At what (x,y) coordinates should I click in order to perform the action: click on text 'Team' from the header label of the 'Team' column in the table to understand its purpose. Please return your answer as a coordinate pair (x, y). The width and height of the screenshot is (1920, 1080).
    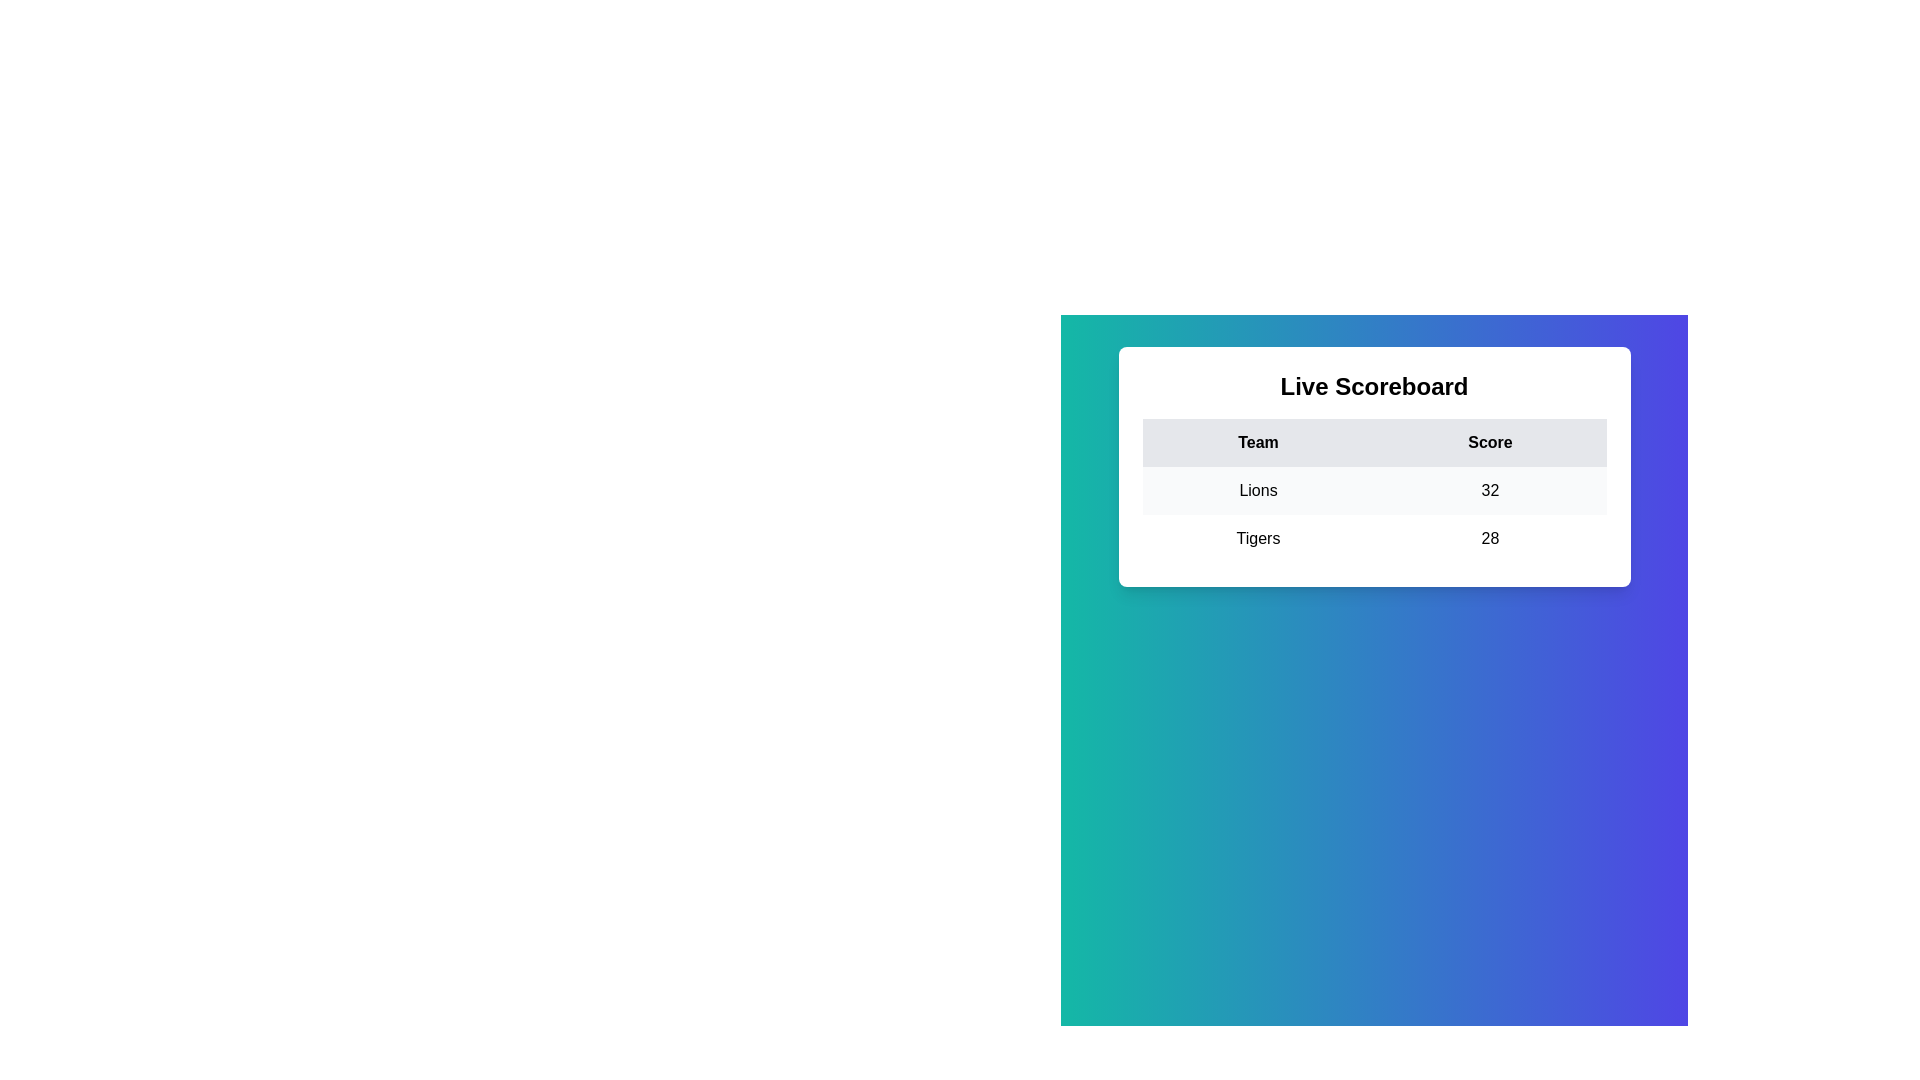
    Looking at the image, I should click on (1257, 442).